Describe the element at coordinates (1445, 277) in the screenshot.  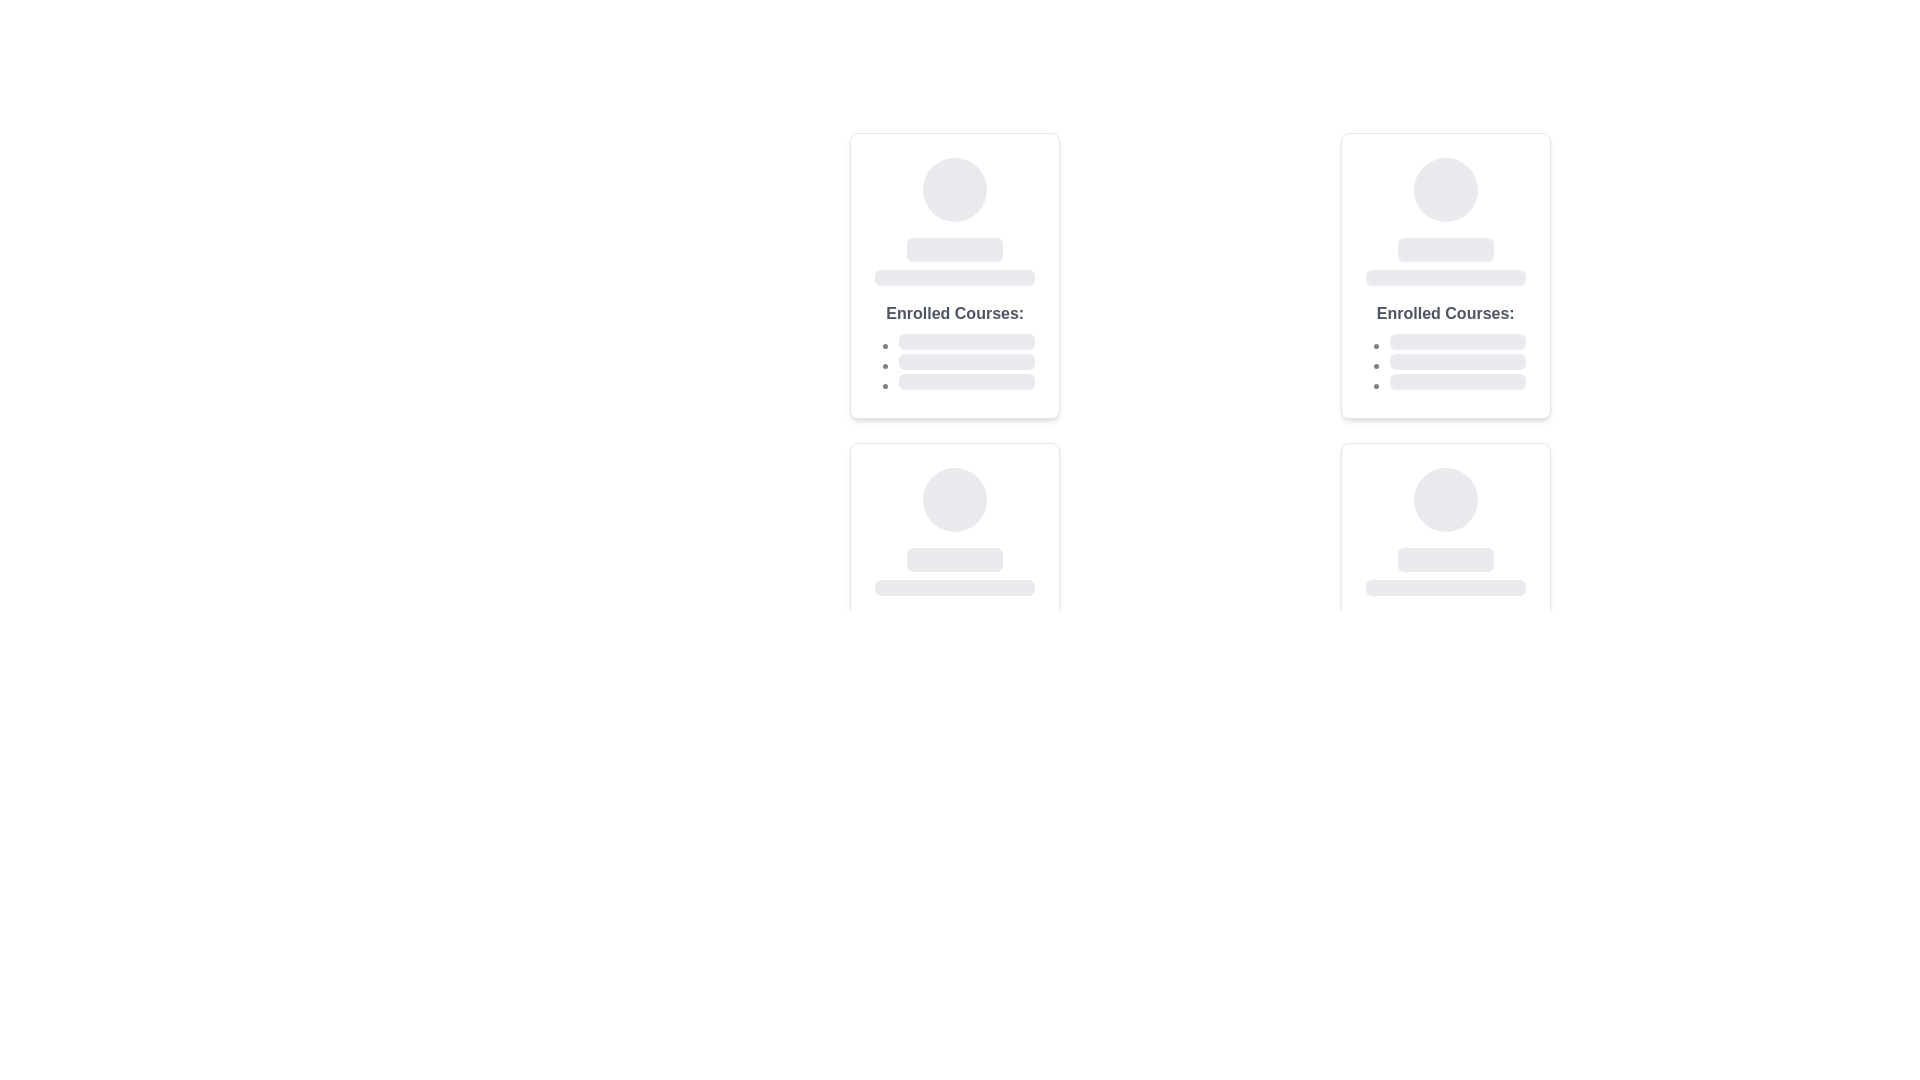
I see `the second placeholder bar element, which serves as a visual indicator for content that is not currently loaded, positioned below another narrower rectangle` at that location.